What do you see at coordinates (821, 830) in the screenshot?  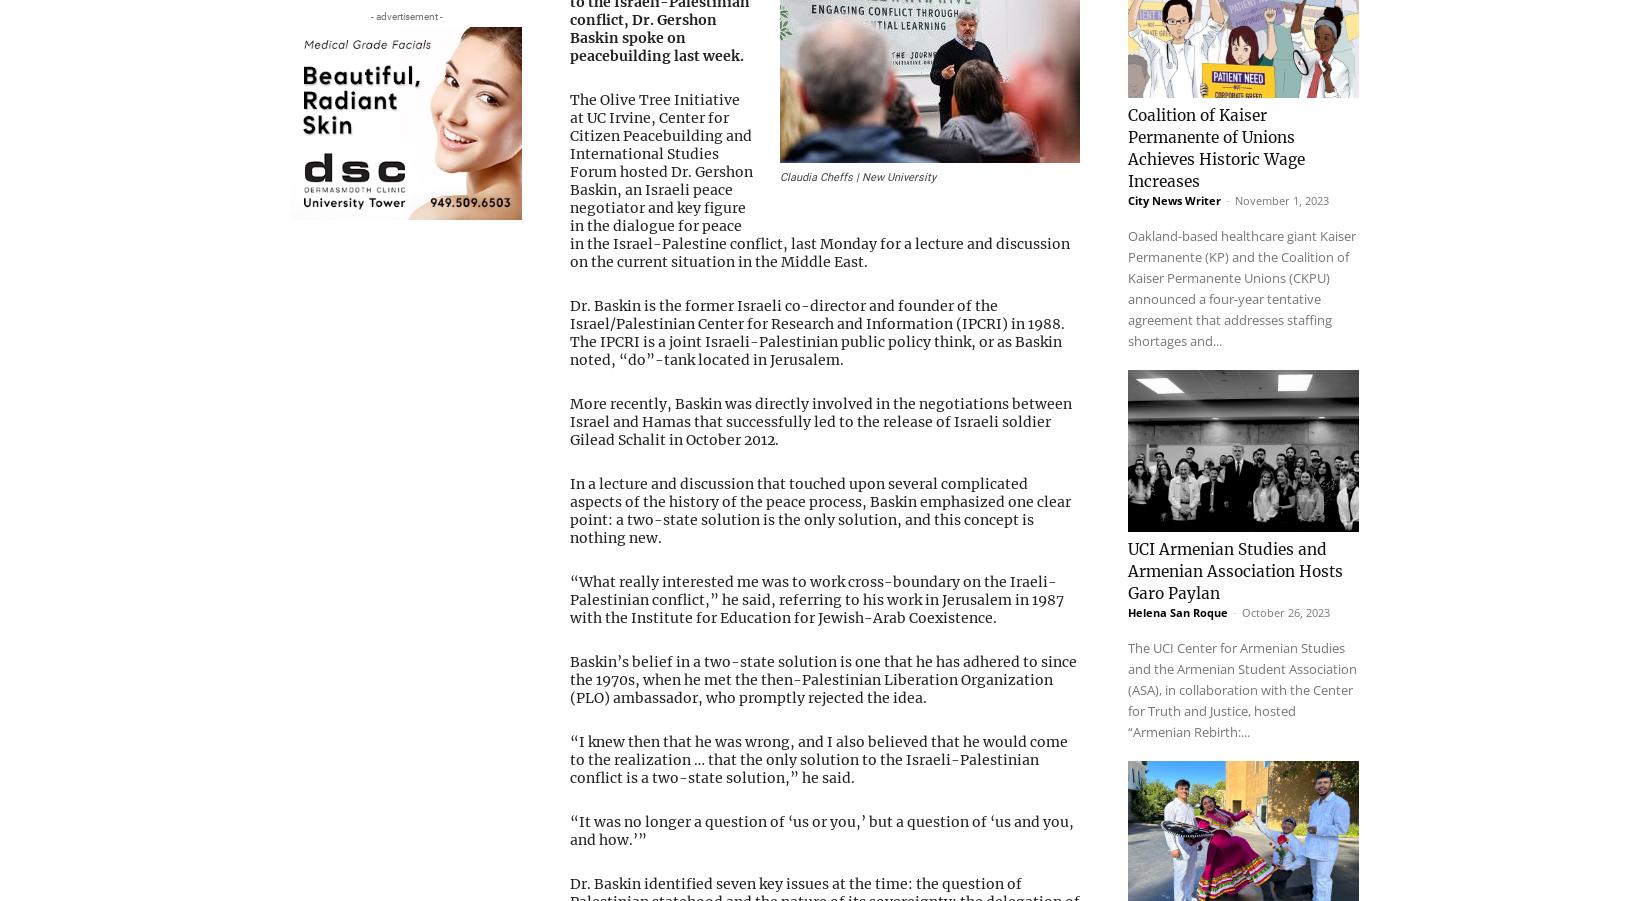 I see `'“It was no longer a question of ‘us or you,’ but a question of ‘us and you, and how.’”'` at bounding box center [821, 830].